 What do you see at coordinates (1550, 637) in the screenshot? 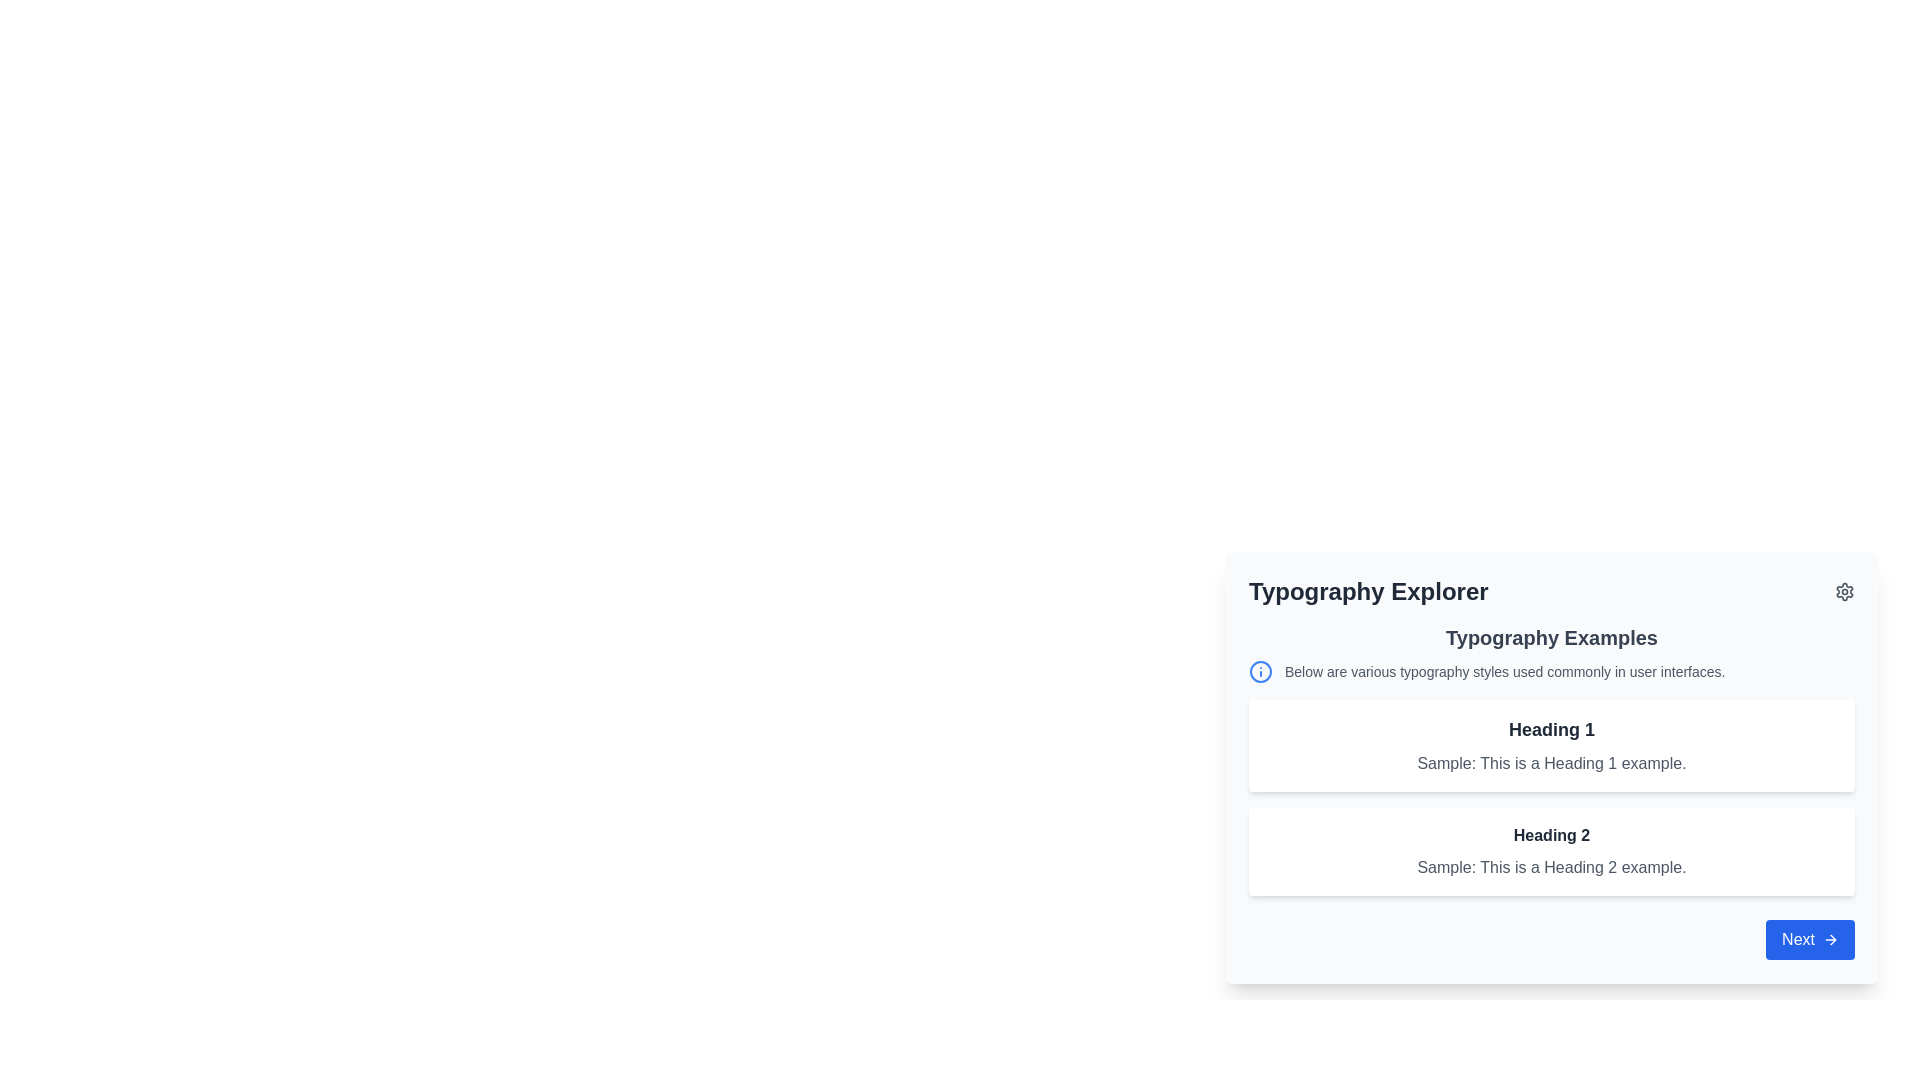
I see `the static text label reading 'Typography Examples', which is styled prominently and located beneath the main header 'Typography Explorer'` at bounding box center [1550, 637].